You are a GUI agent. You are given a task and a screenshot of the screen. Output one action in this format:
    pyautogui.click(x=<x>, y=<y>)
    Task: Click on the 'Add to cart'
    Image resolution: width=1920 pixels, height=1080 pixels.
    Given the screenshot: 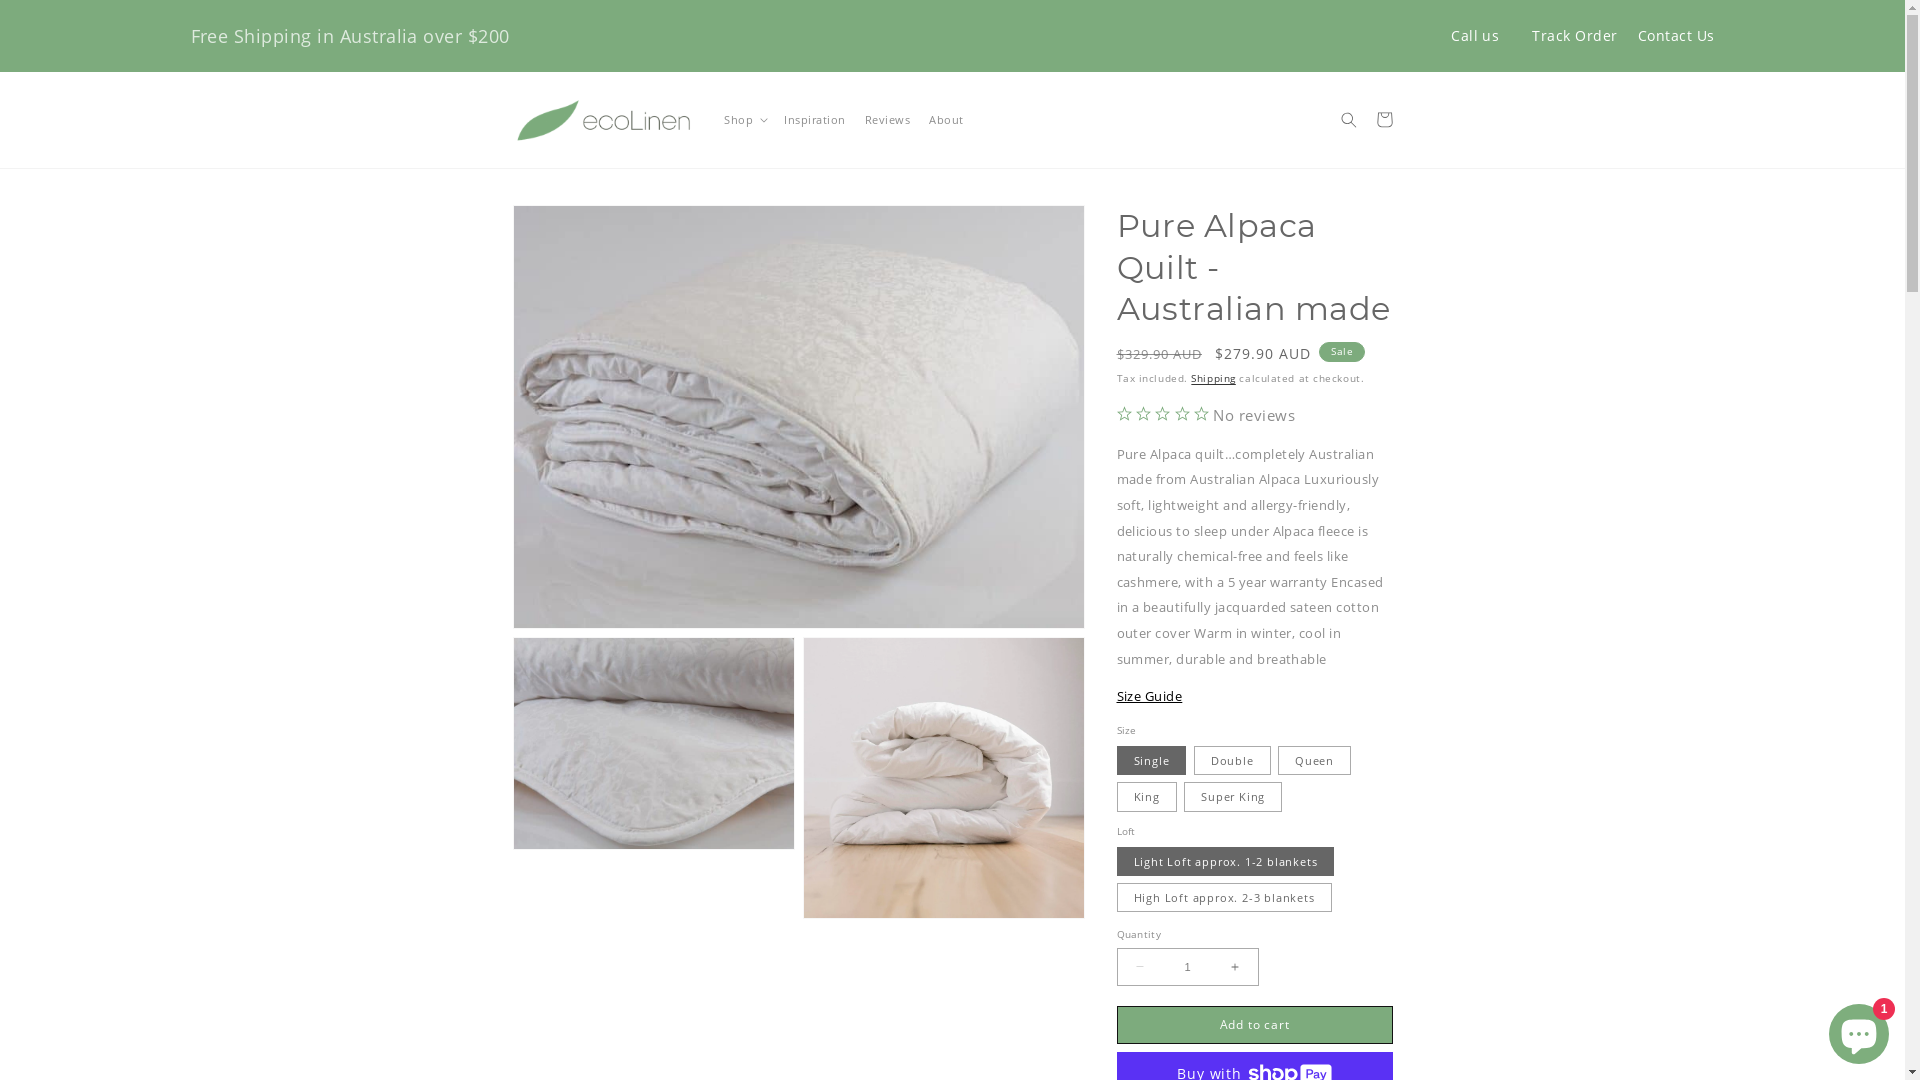 What is the action you would take?
    pyautogui.click(x=1252, y=1025)
    